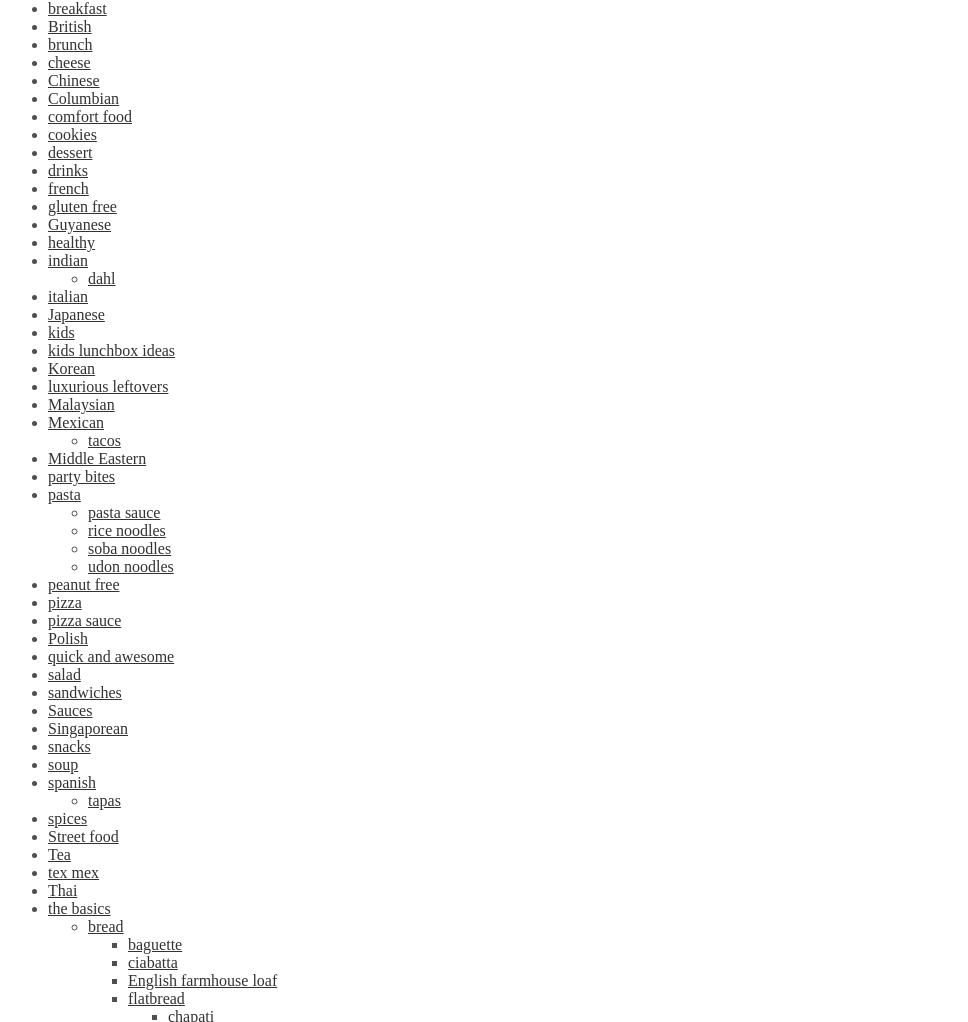  What do you see at coordinates (72, 872) in the screenshot?
I see `'tex mex'` at bounding box center [72, 872].